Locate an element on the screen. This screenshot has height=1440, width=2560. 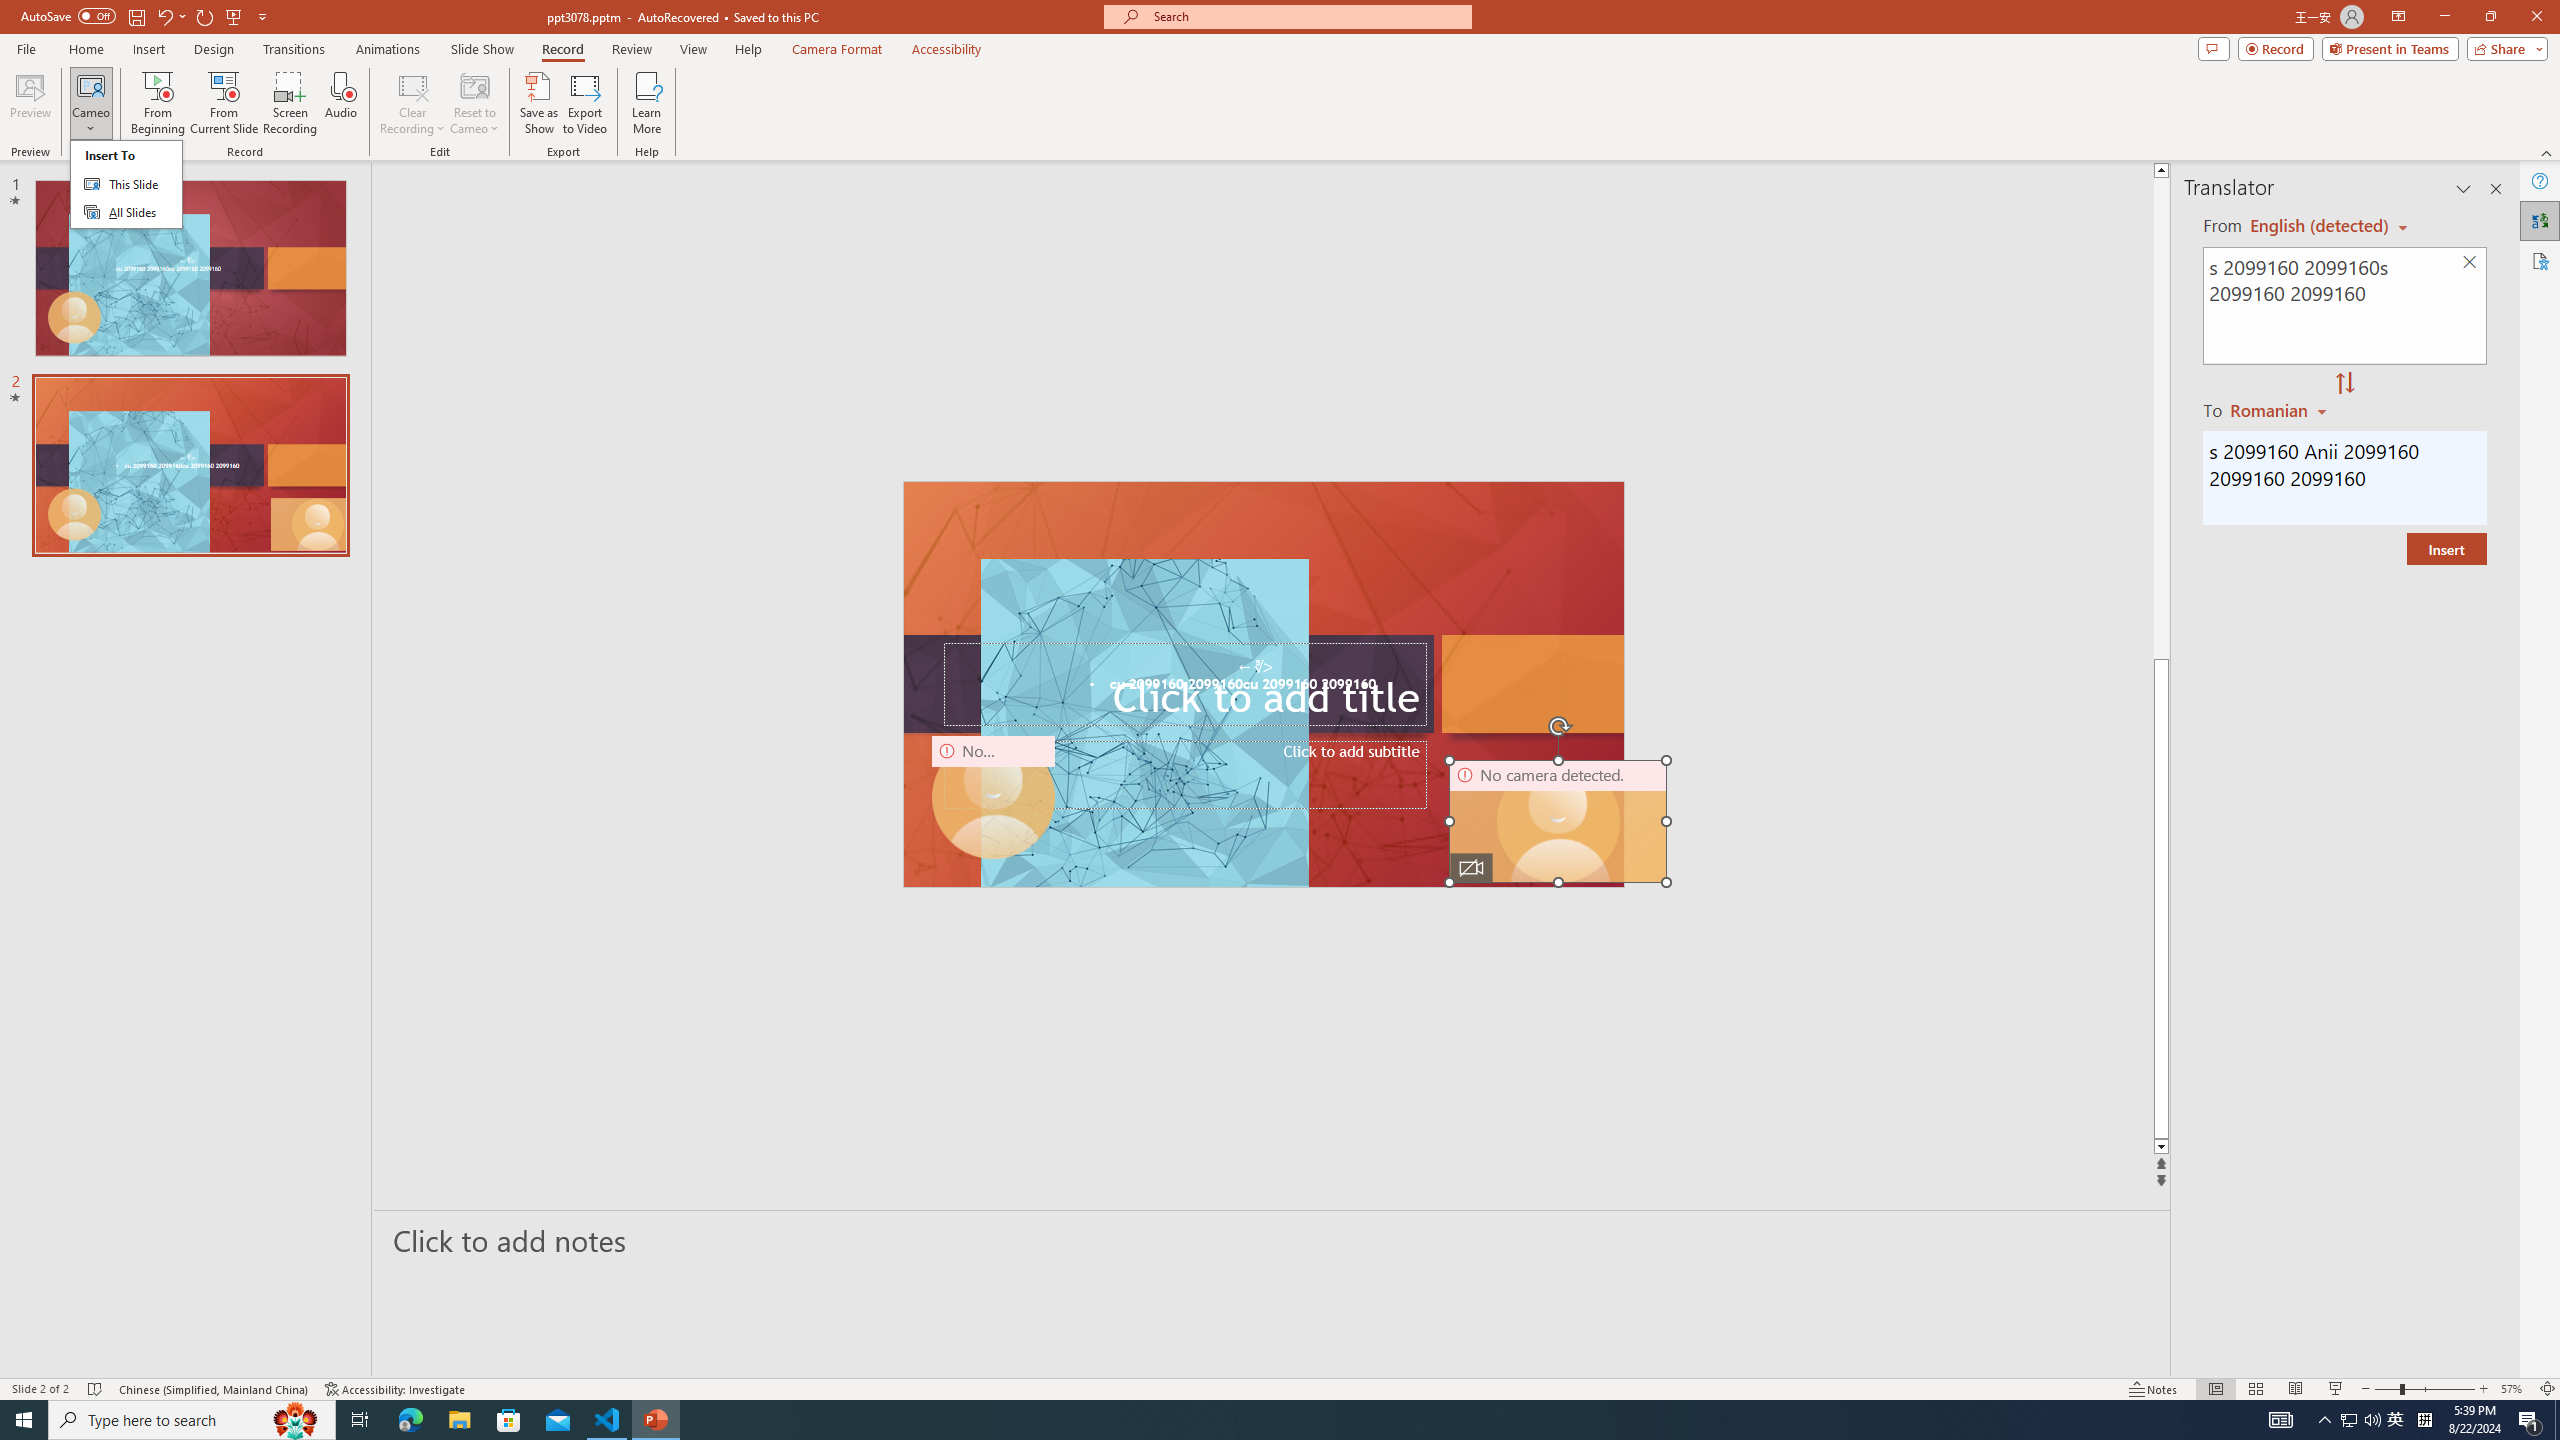
'Export to Video' is located at coordinates (583, 103).